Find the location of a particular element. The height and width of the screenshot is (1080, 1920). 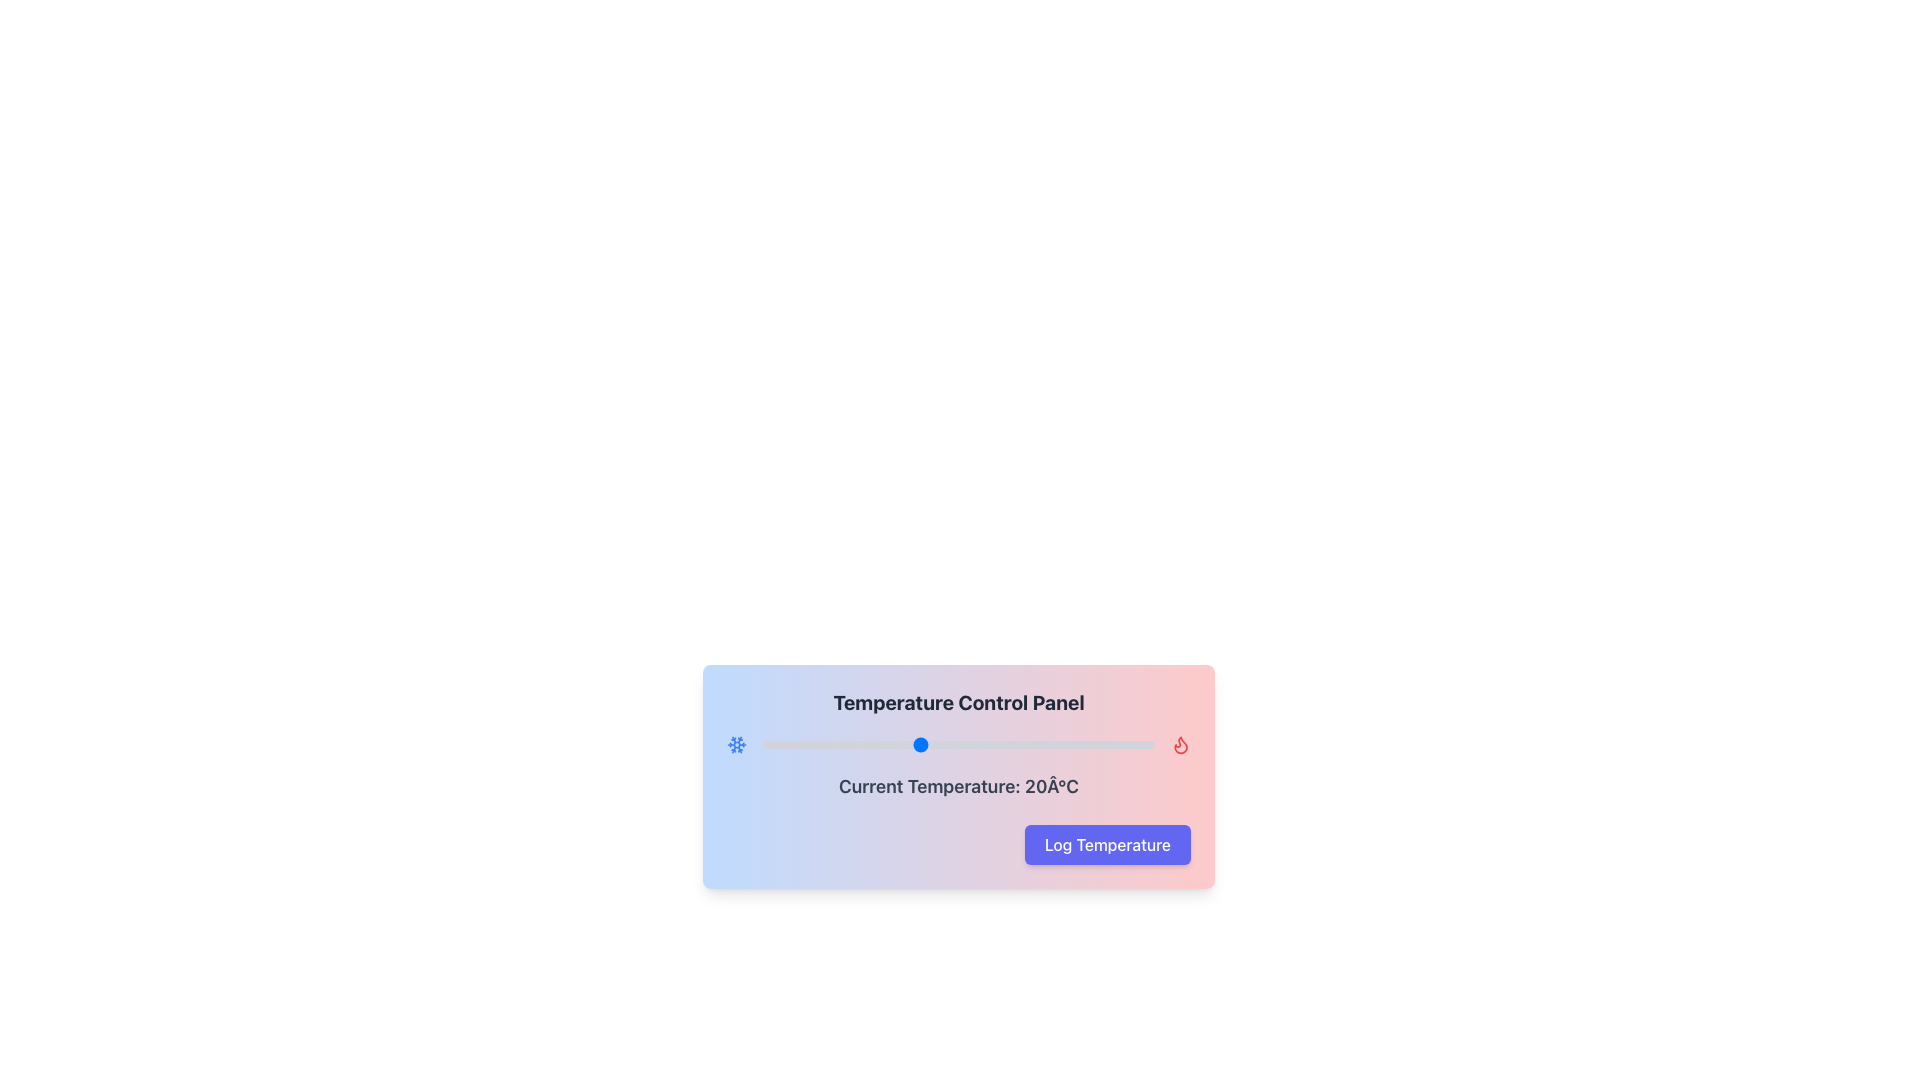

the temperature slider is located at coordinates (1122, 744).